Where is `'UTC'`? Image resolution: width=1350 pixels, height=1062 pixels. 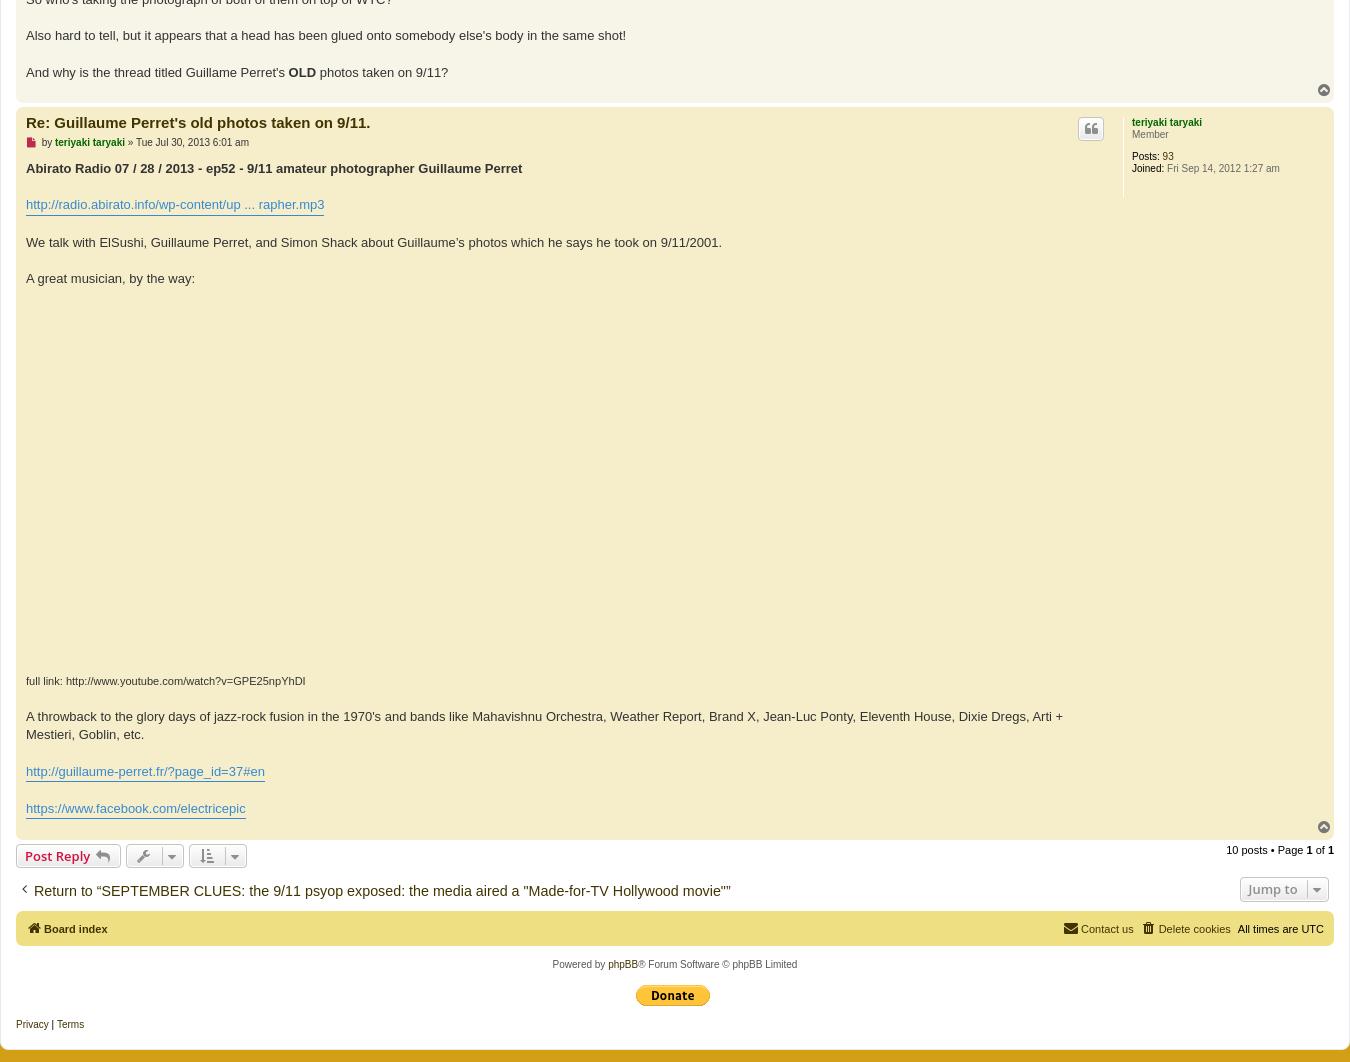 'UTC' is located at coordinates (1312, 926).